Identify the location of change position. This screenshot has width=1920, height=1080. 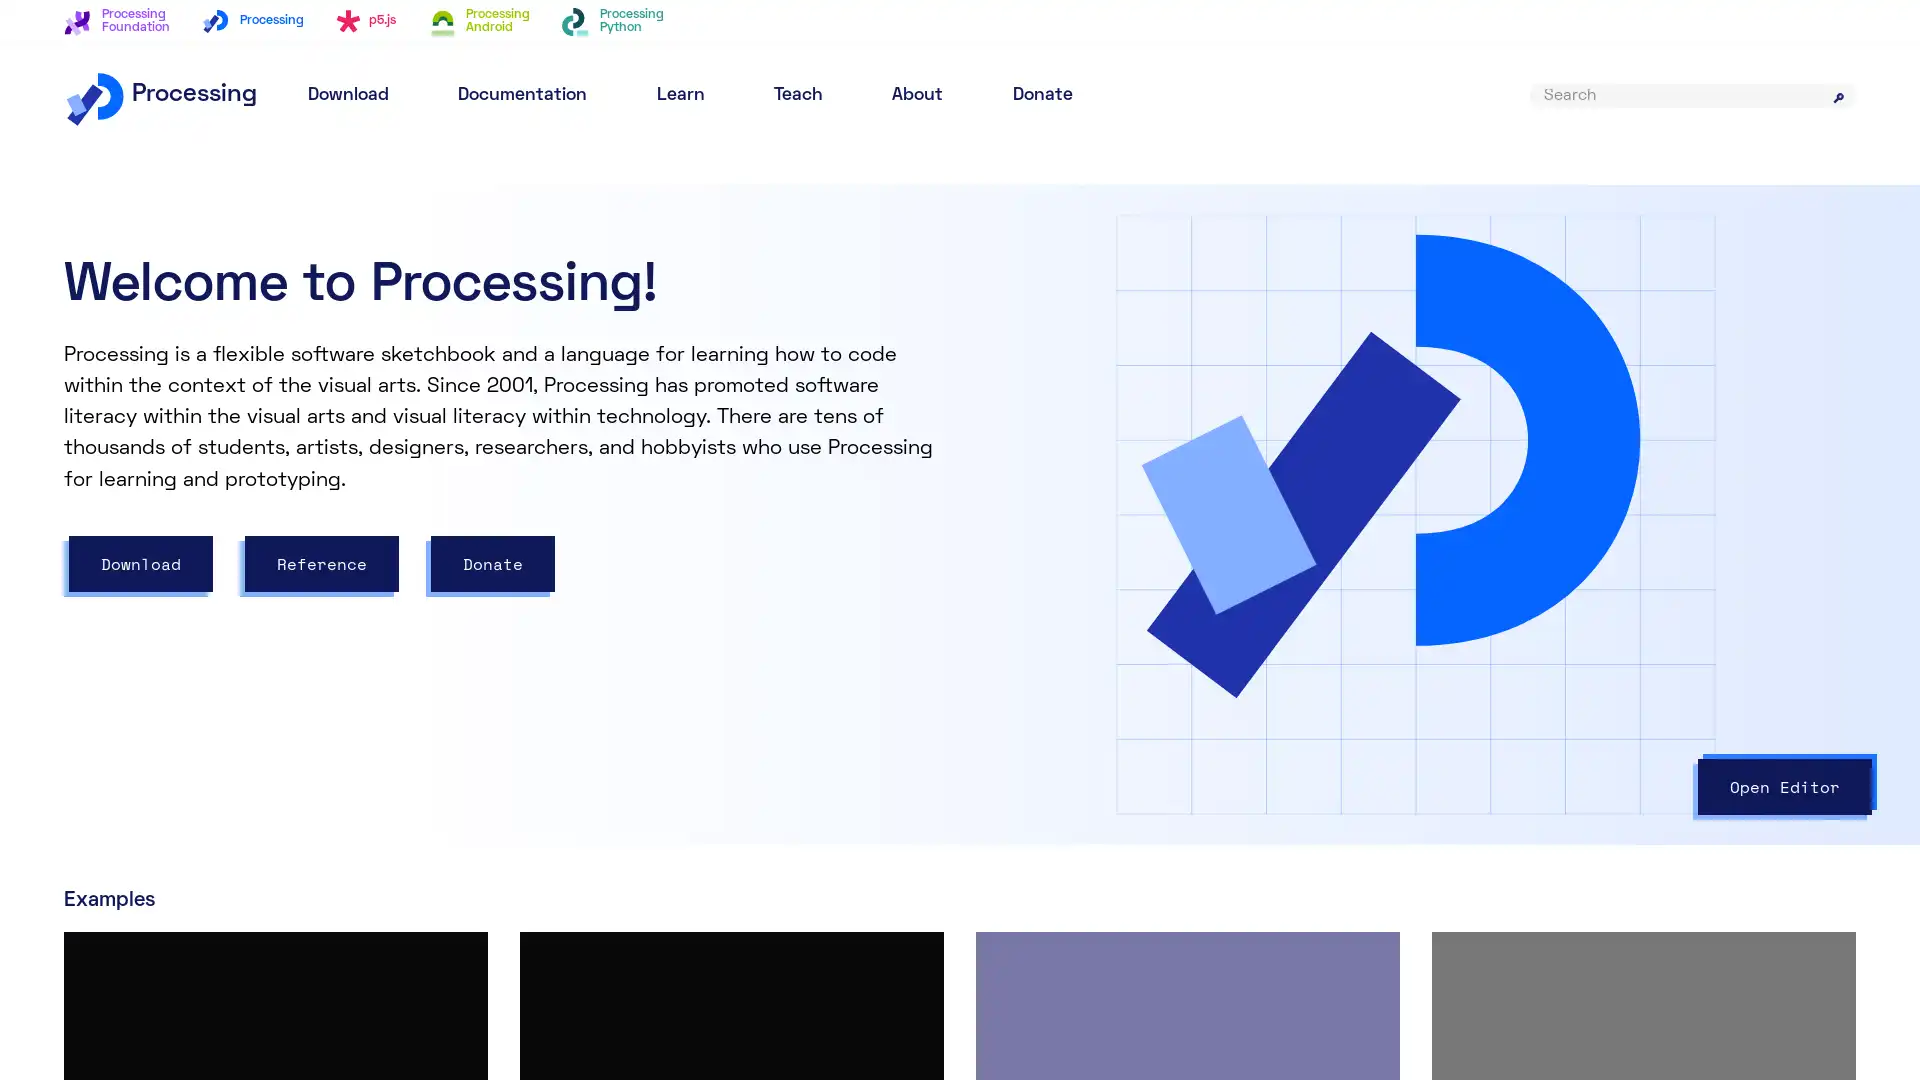
(1066, 616).